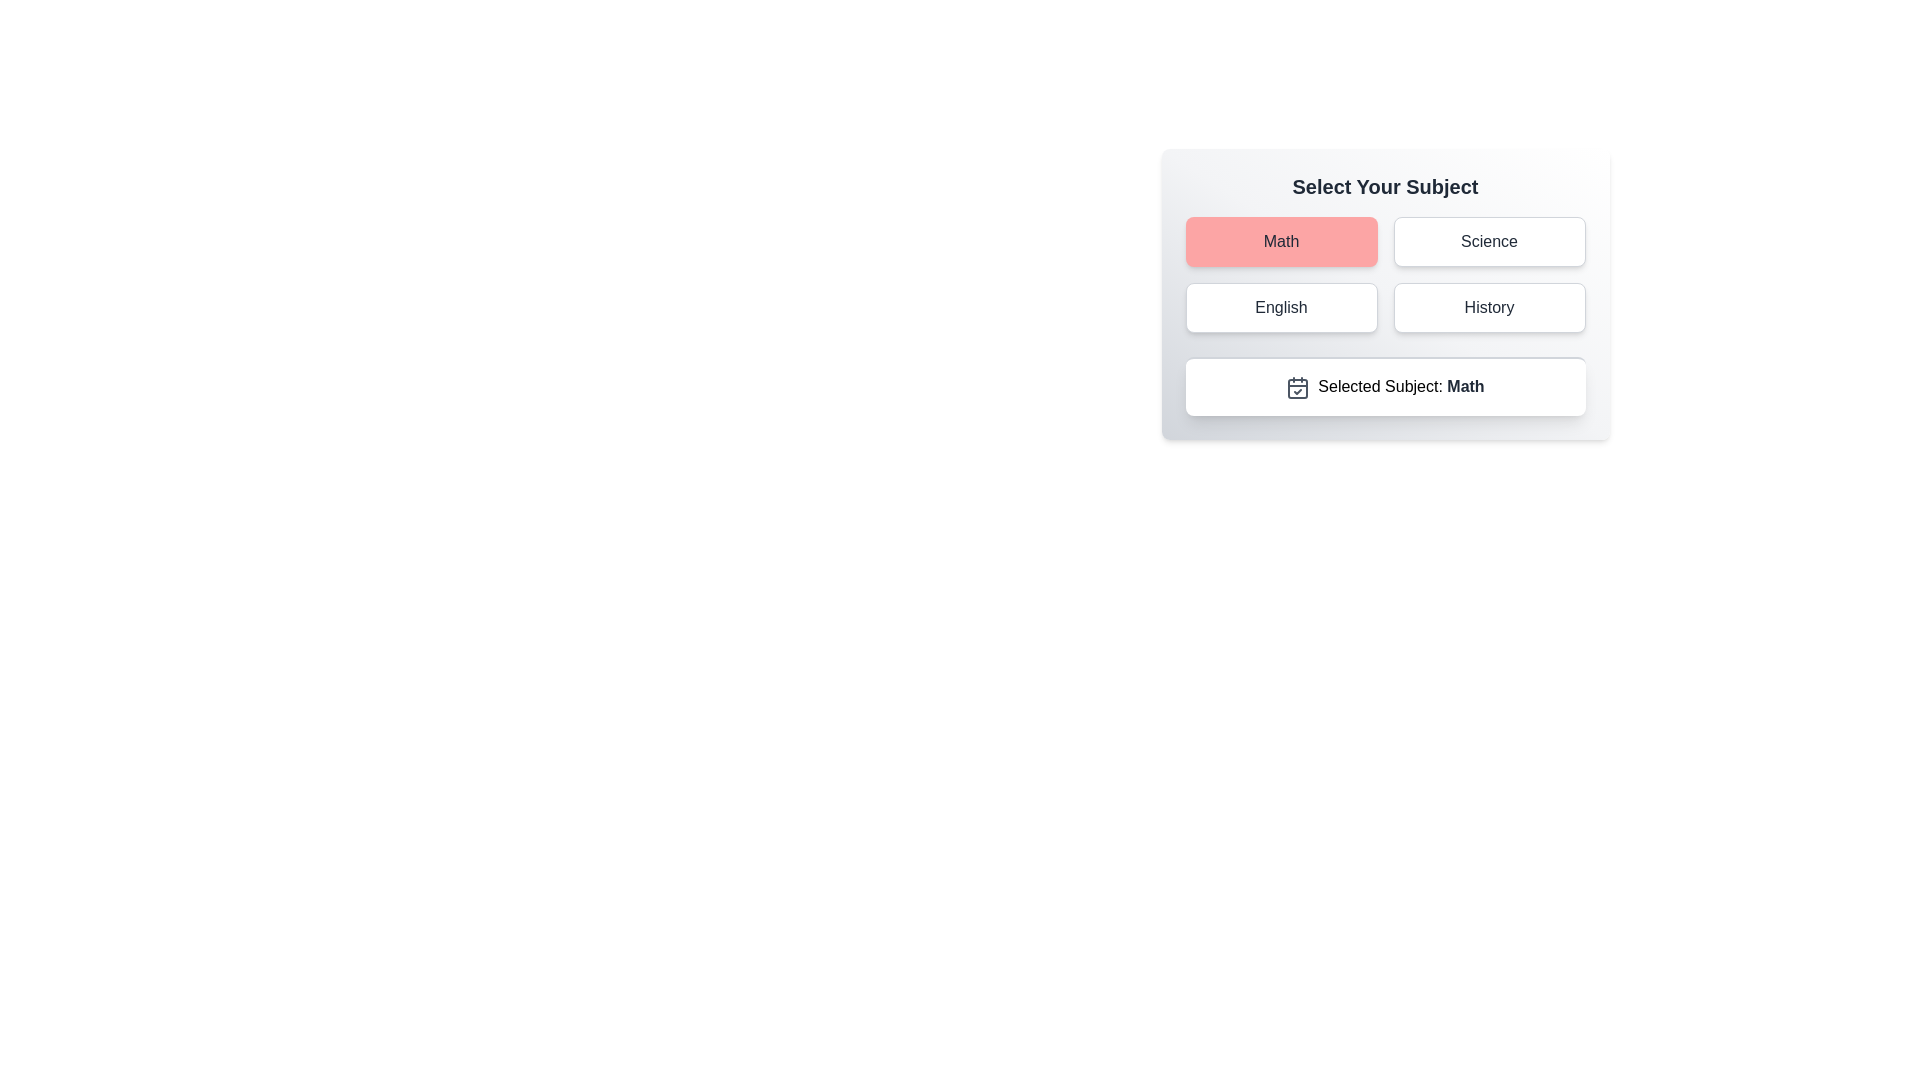 This screenshot has height=1080, width=1920. Describe the element at coordinates (1384, 274) in the screenshot. I see `the grid containing selection buttons, specifically the highlighted 'Math' item in the top-left corner` at that location.